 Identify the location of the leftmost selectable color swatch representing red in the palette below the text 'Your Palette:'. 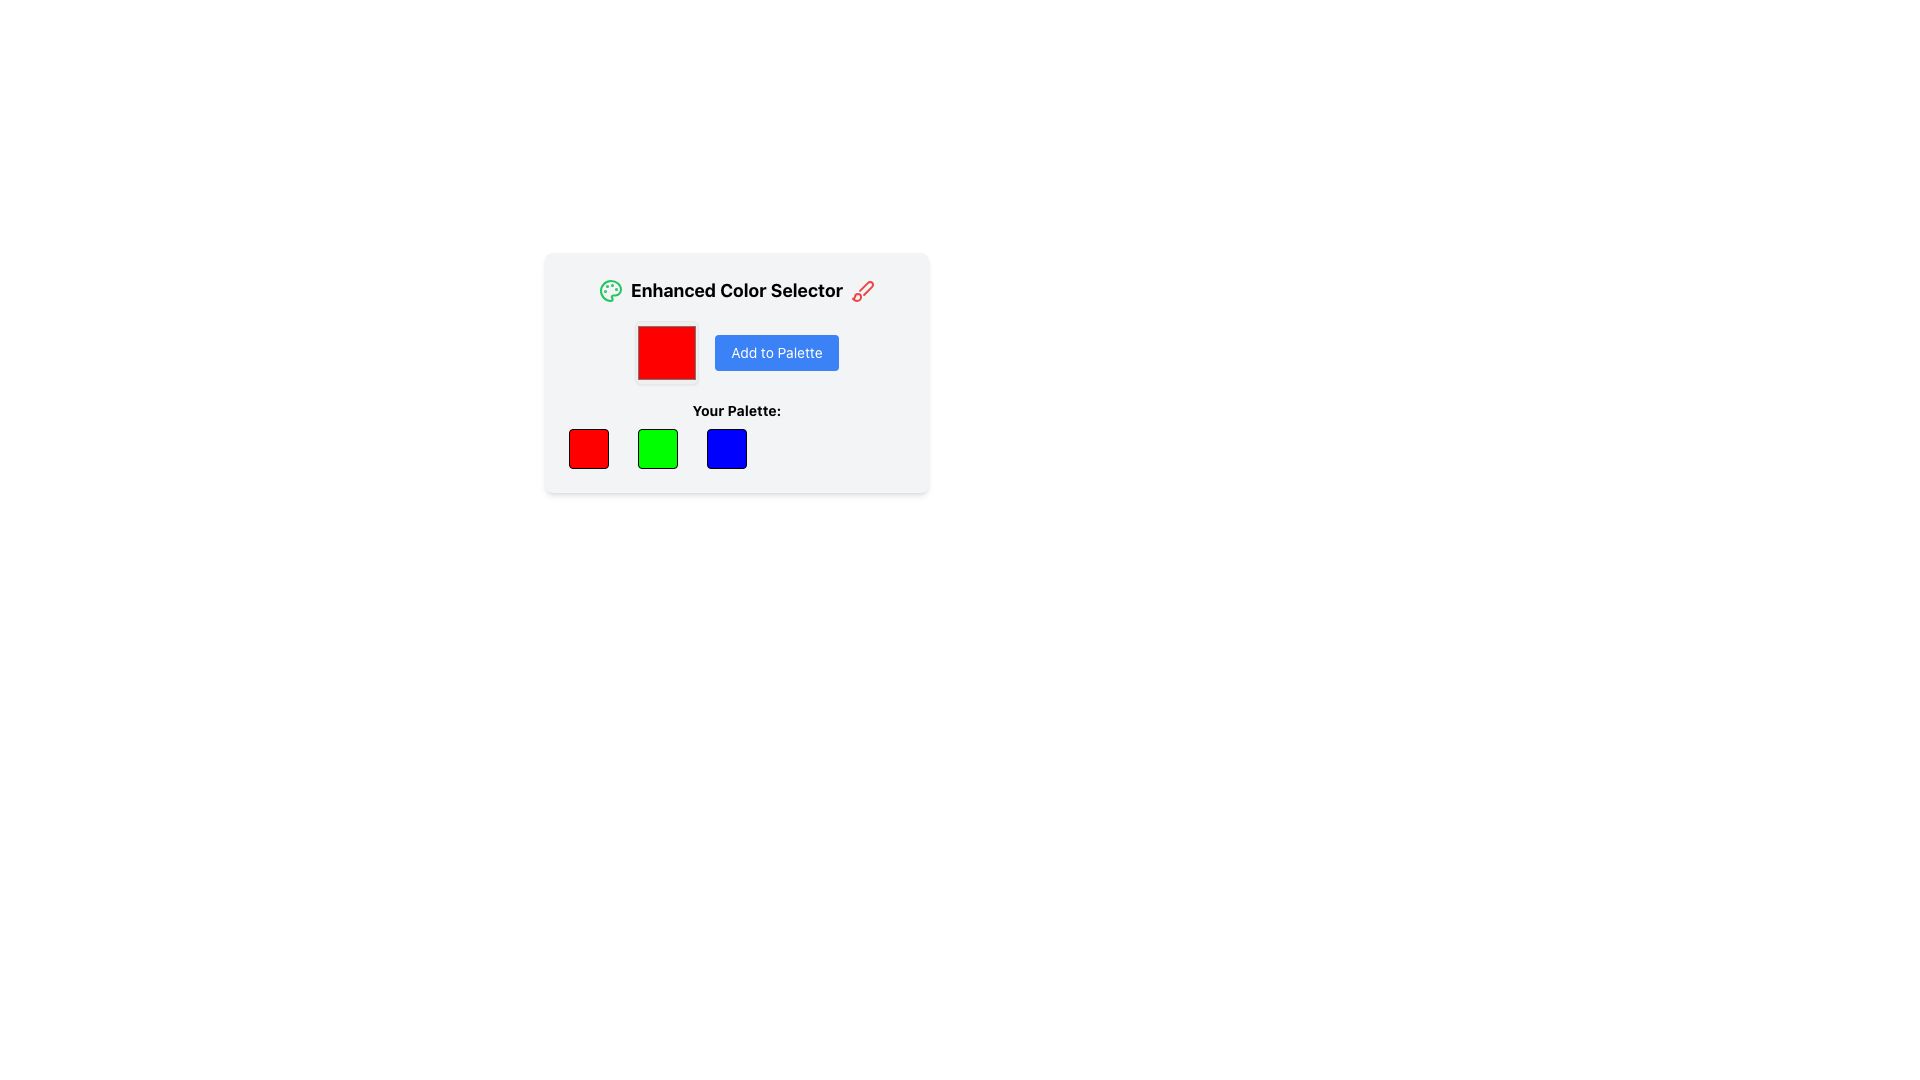
(588, 447).